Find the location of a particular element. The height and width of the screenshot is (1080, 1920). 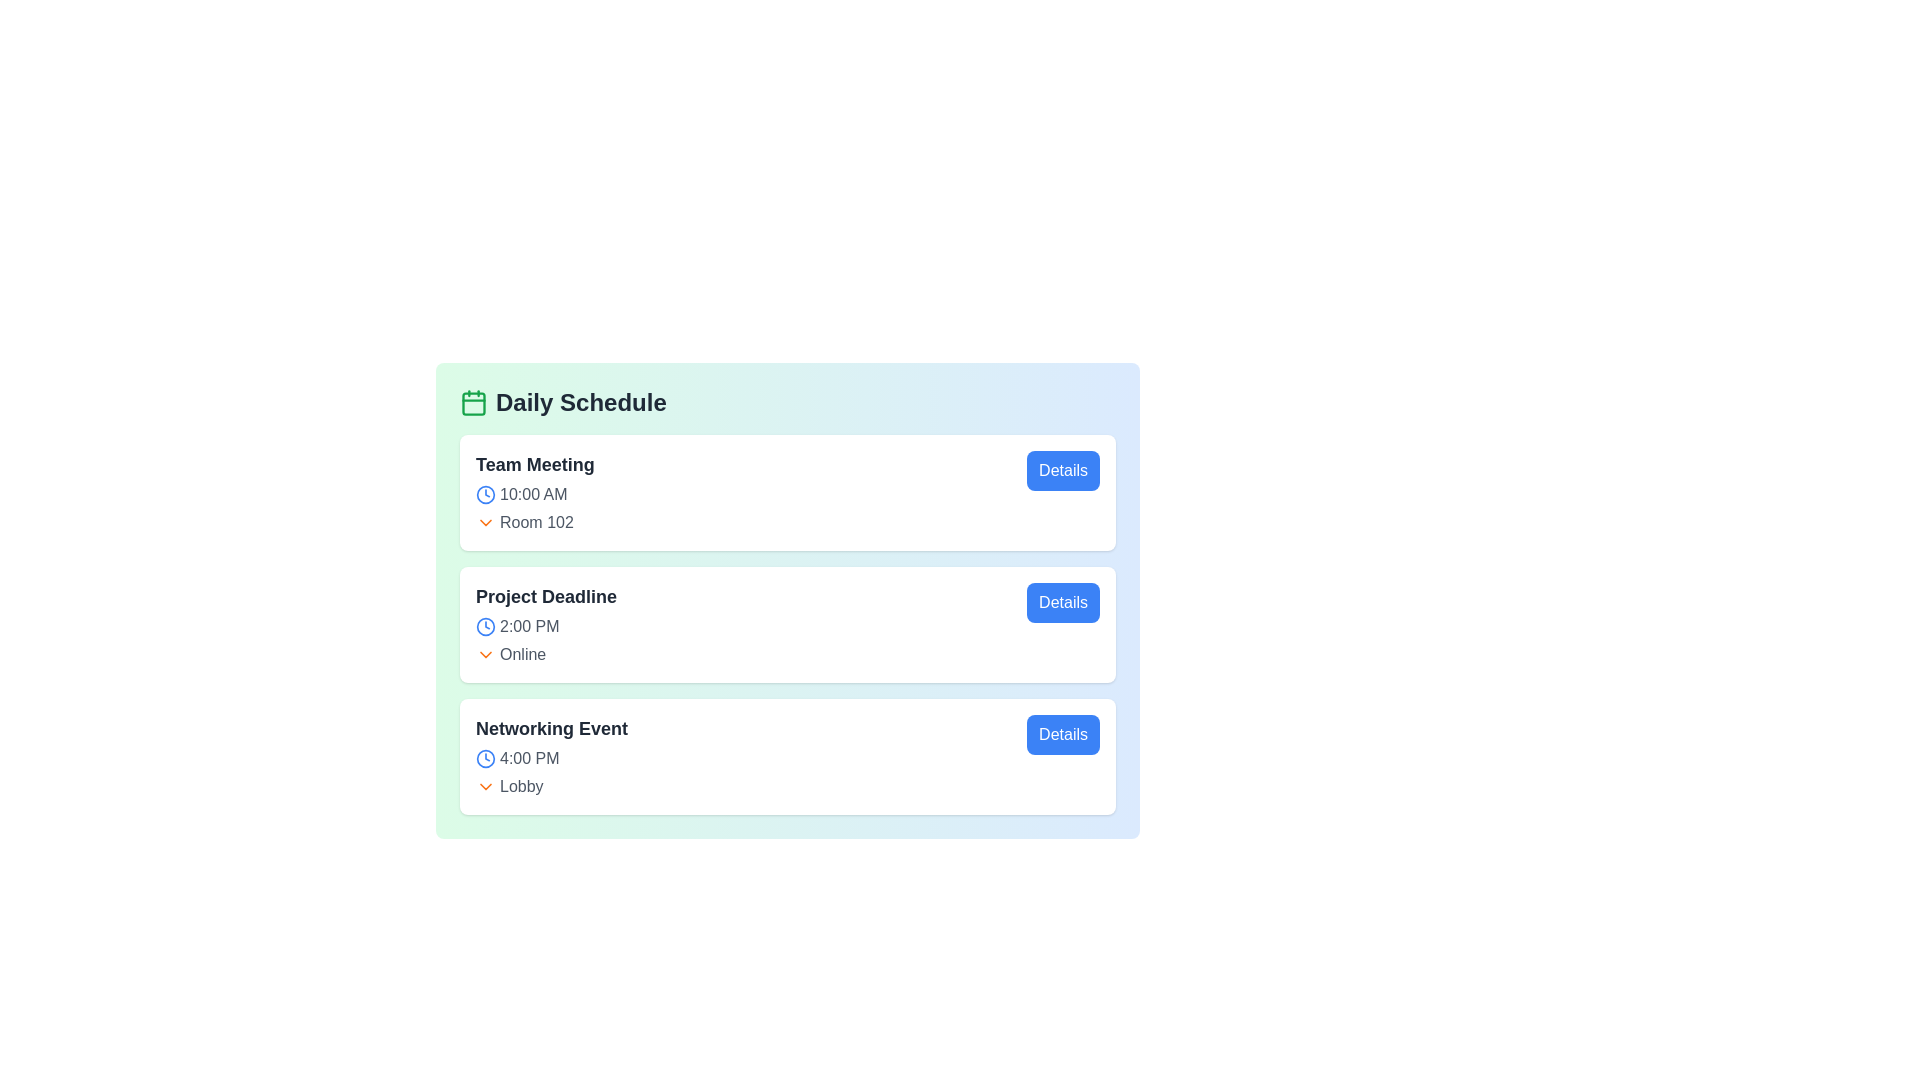

the icon representing the 'Daily Schedule' section, located at the top-left area of the component is located at coordinates (473, 402).